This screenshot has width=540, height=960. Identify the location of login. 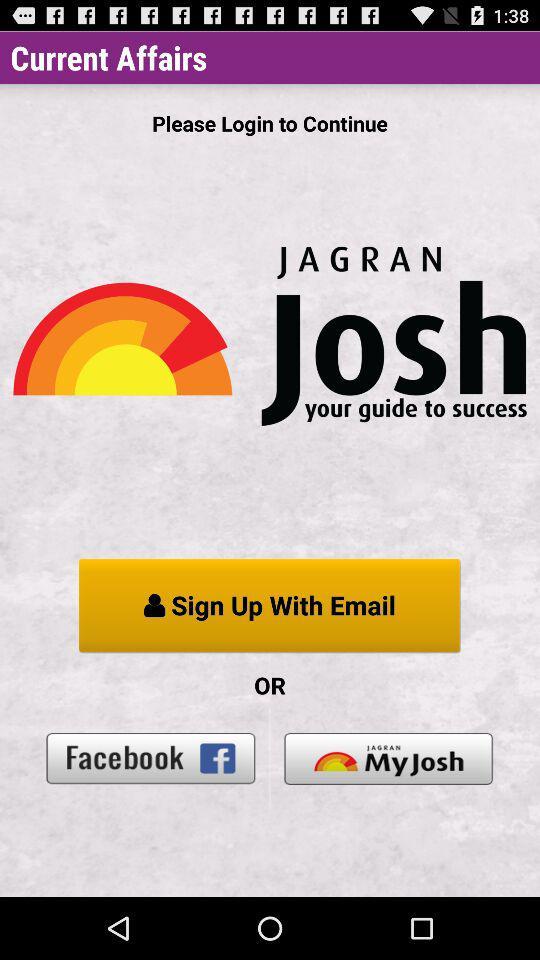
(388, 757).